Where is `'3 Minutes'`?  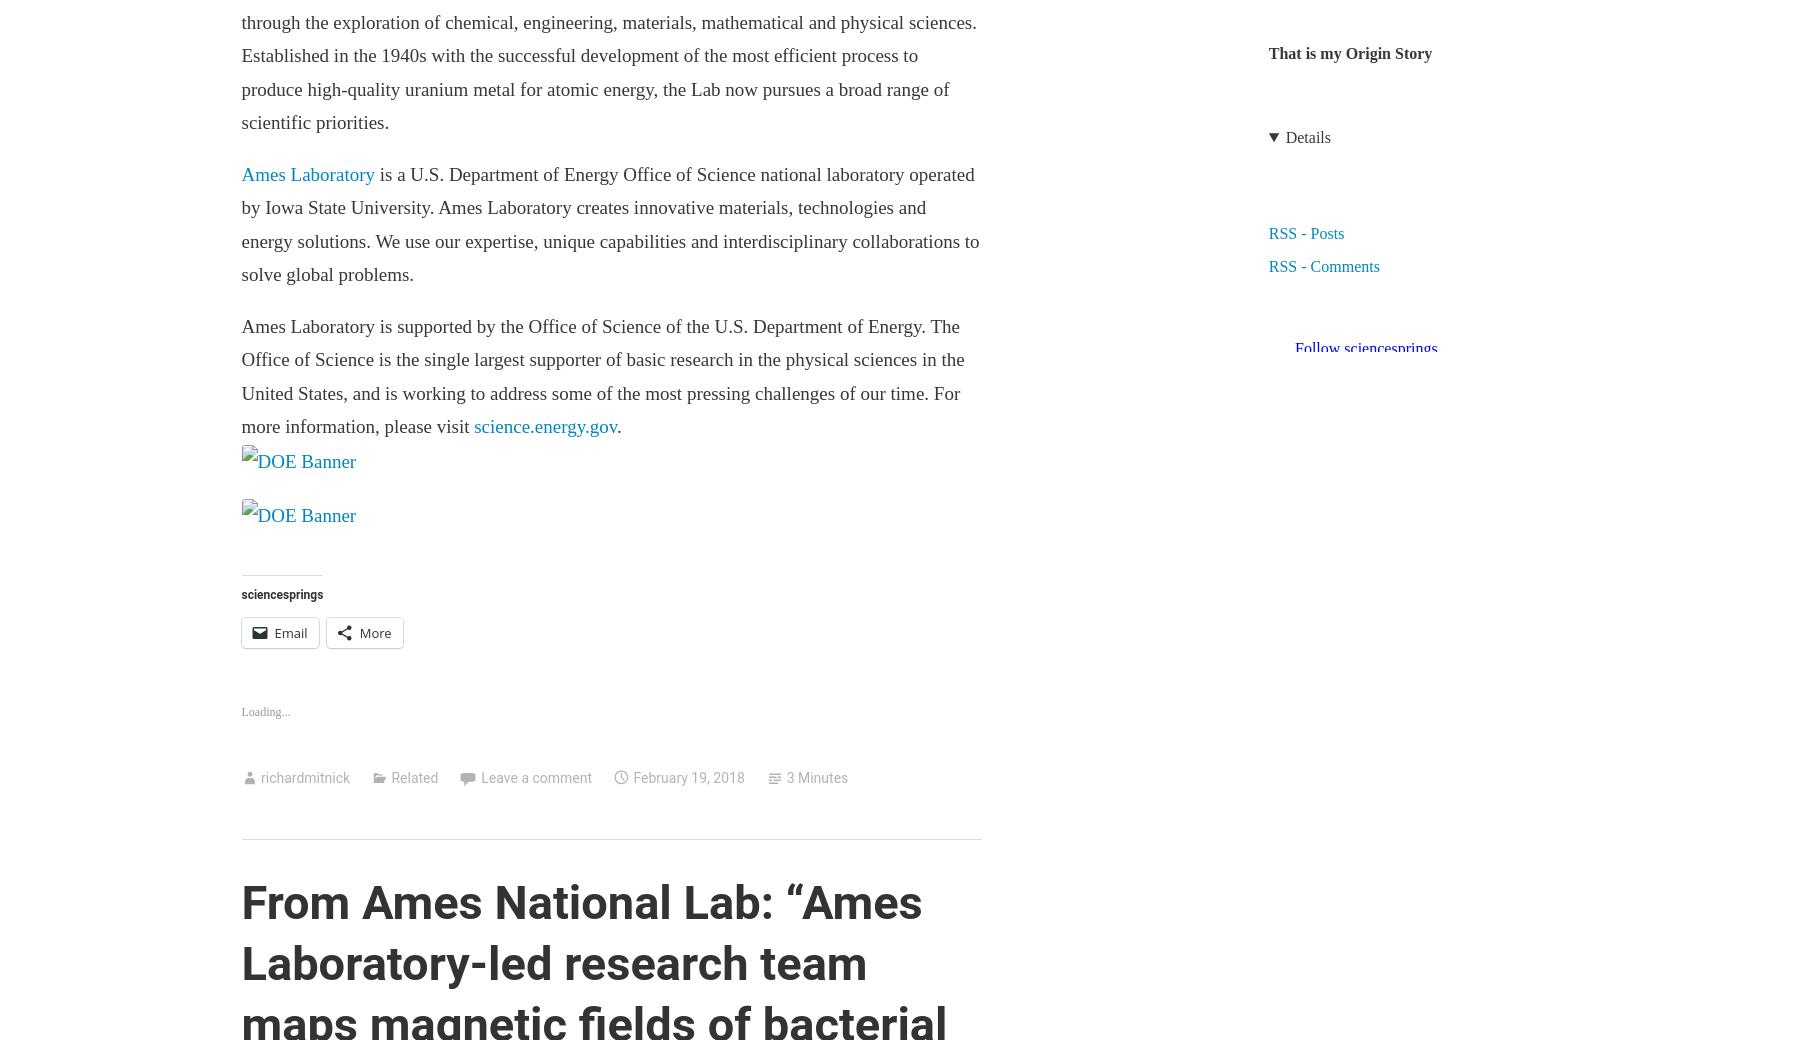 '3 Minutes' is located at coordinates (817, 776).